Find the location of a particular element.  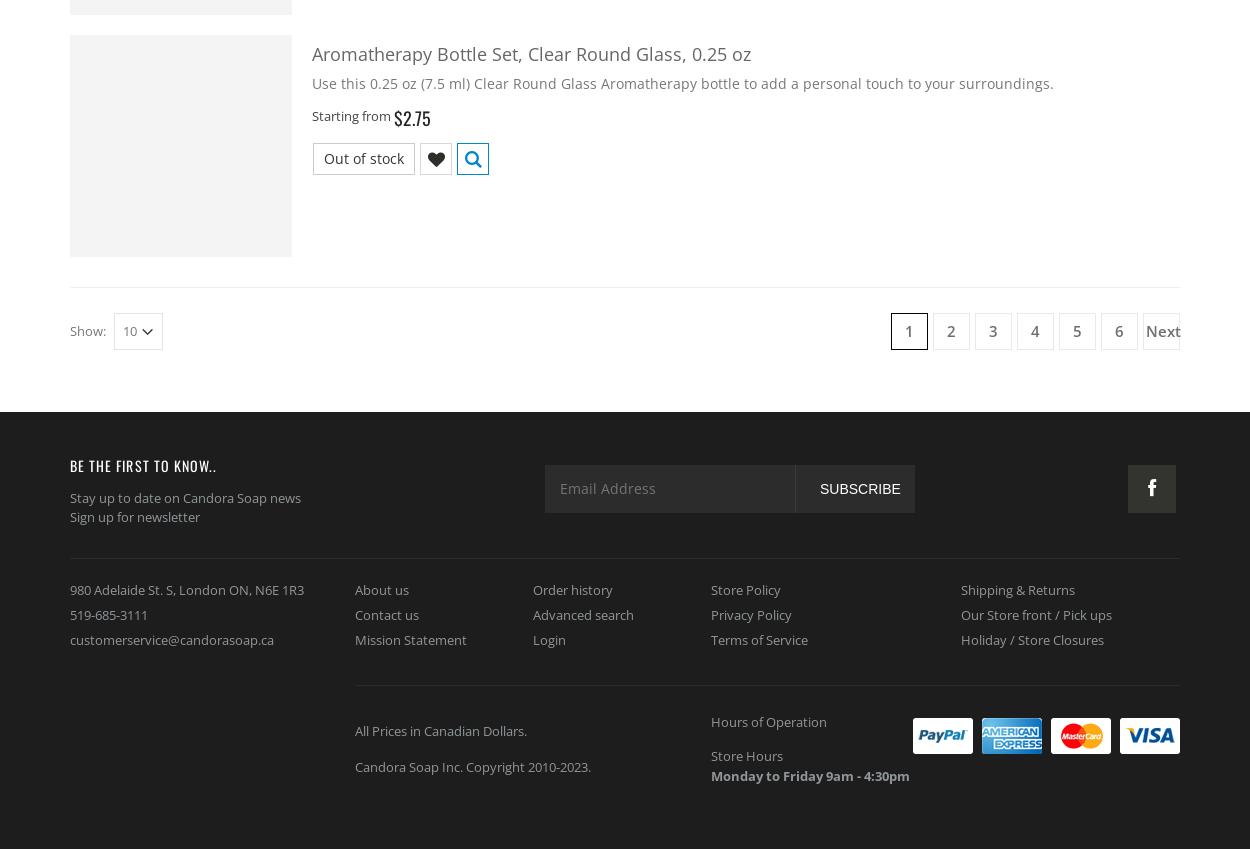

'Sign up for newsletter' is located at coordinates (69, 516).